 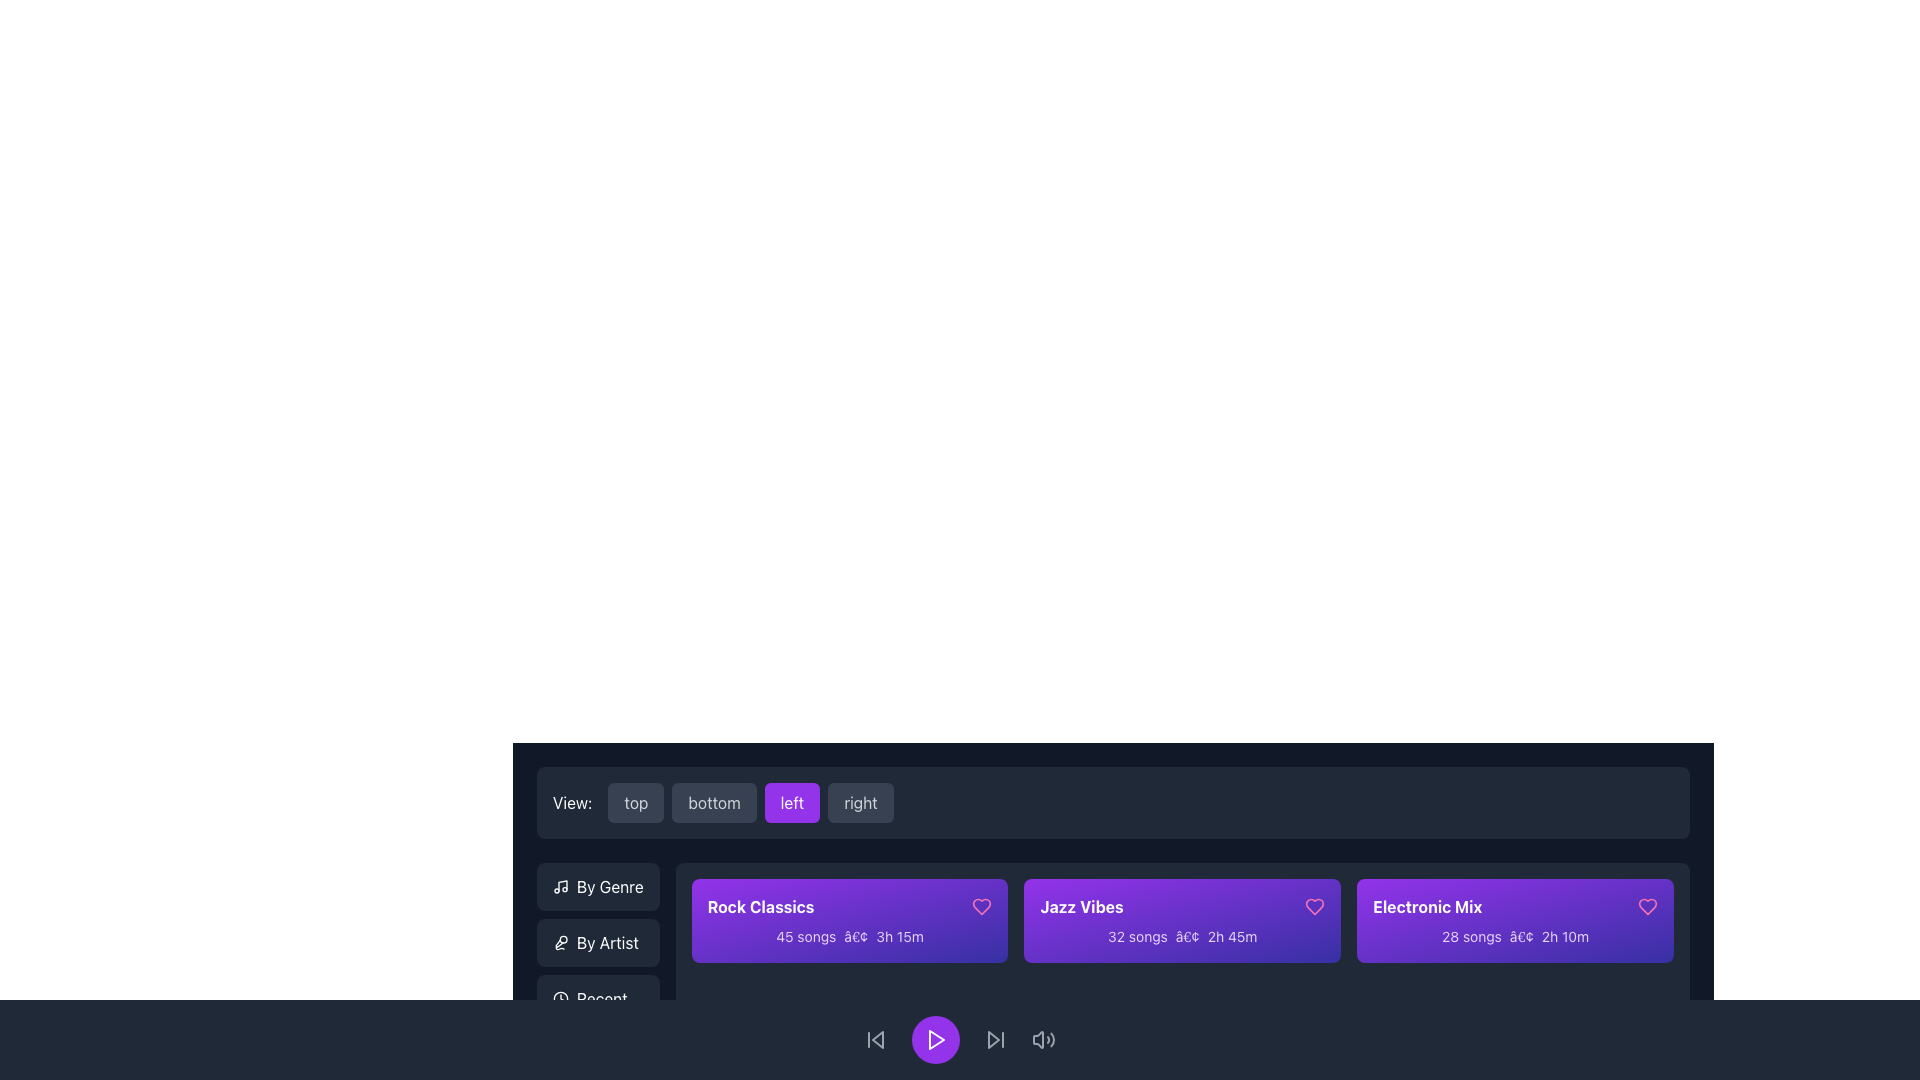 I want to click on the 'bottom' button in the navigation interface to observe the hover effect, so click(x=714, y=801).